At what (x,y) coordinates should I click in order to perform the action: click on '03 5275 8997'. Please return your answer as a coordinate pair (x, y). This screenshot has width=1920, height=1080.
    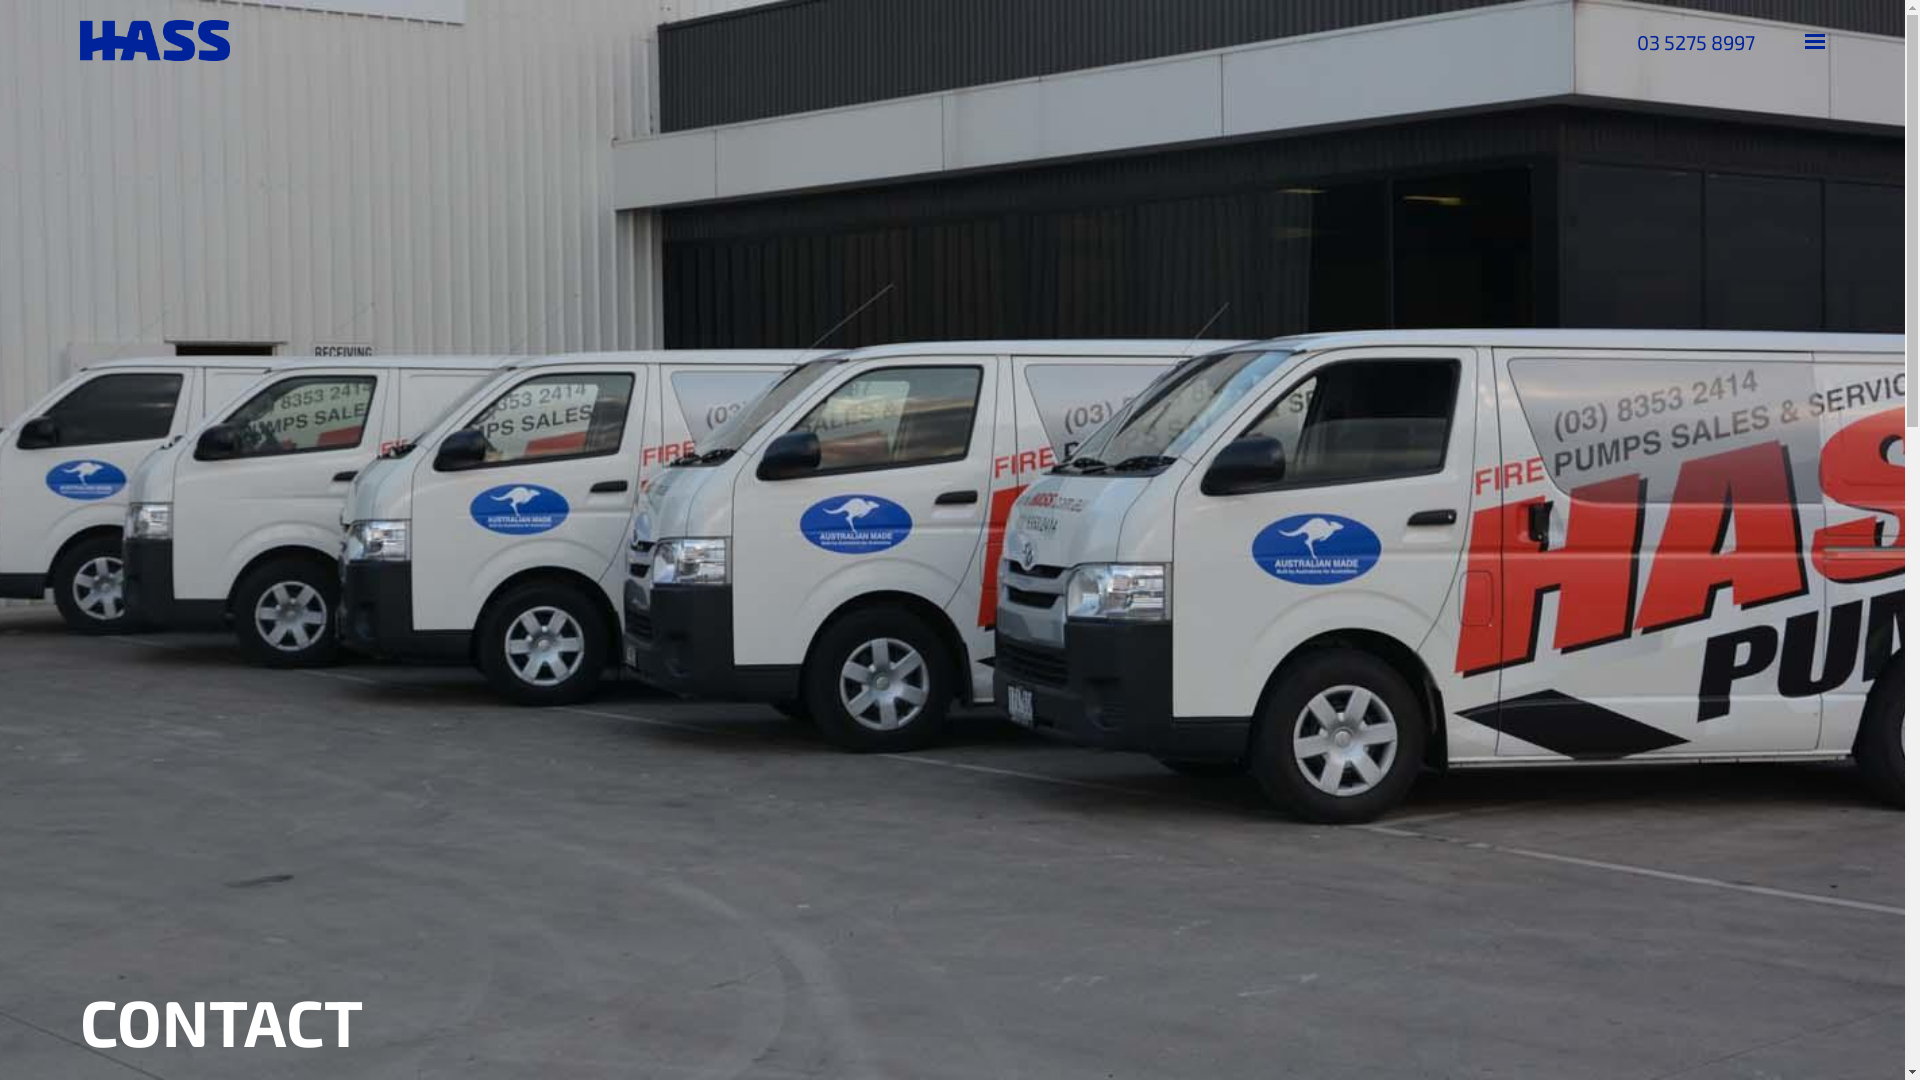
    Looking at the image, I should click on (1636, 42).